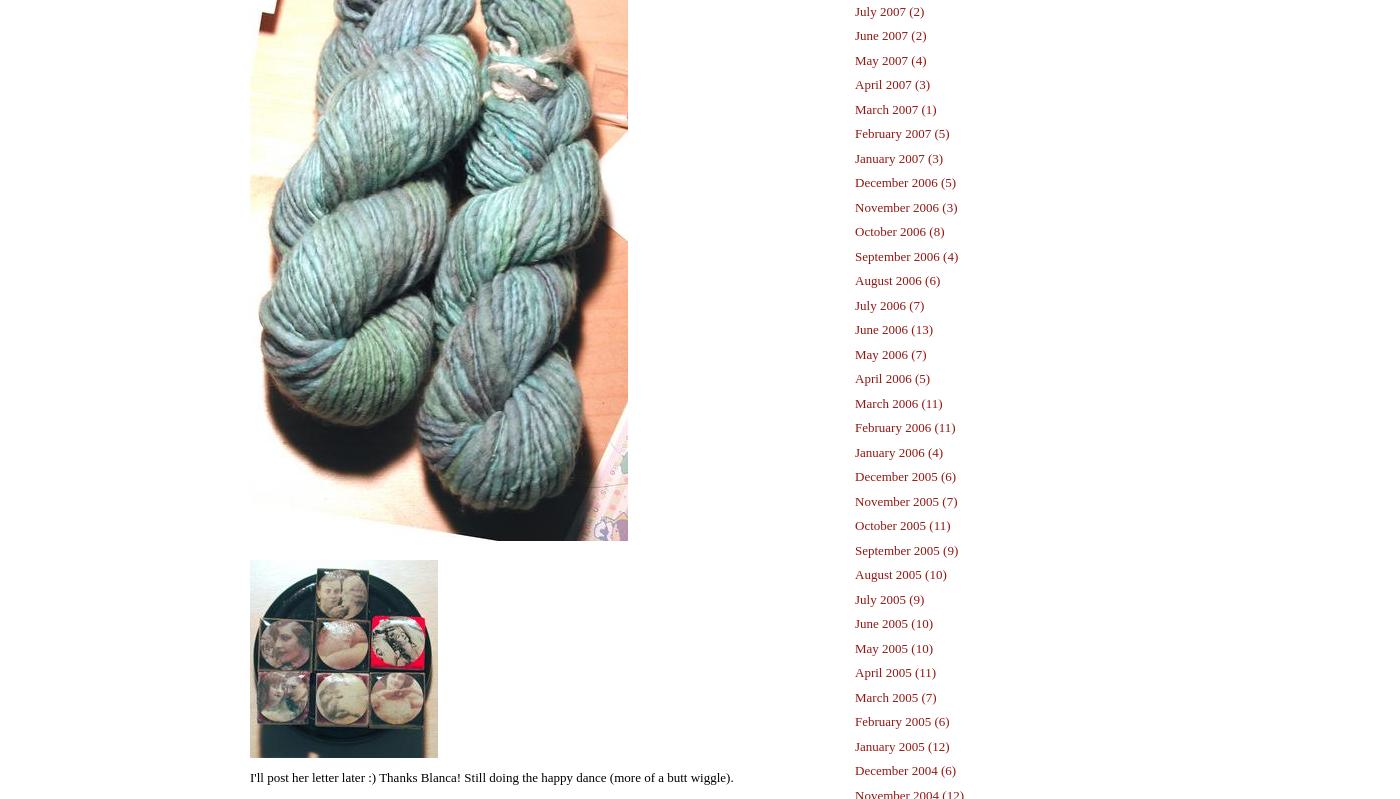 The image size is (1400, 799). What do you see at coordinates (889, 10) in the screenshot?
I see `'July 2007 (2)'` at bounding box center [889, 10].